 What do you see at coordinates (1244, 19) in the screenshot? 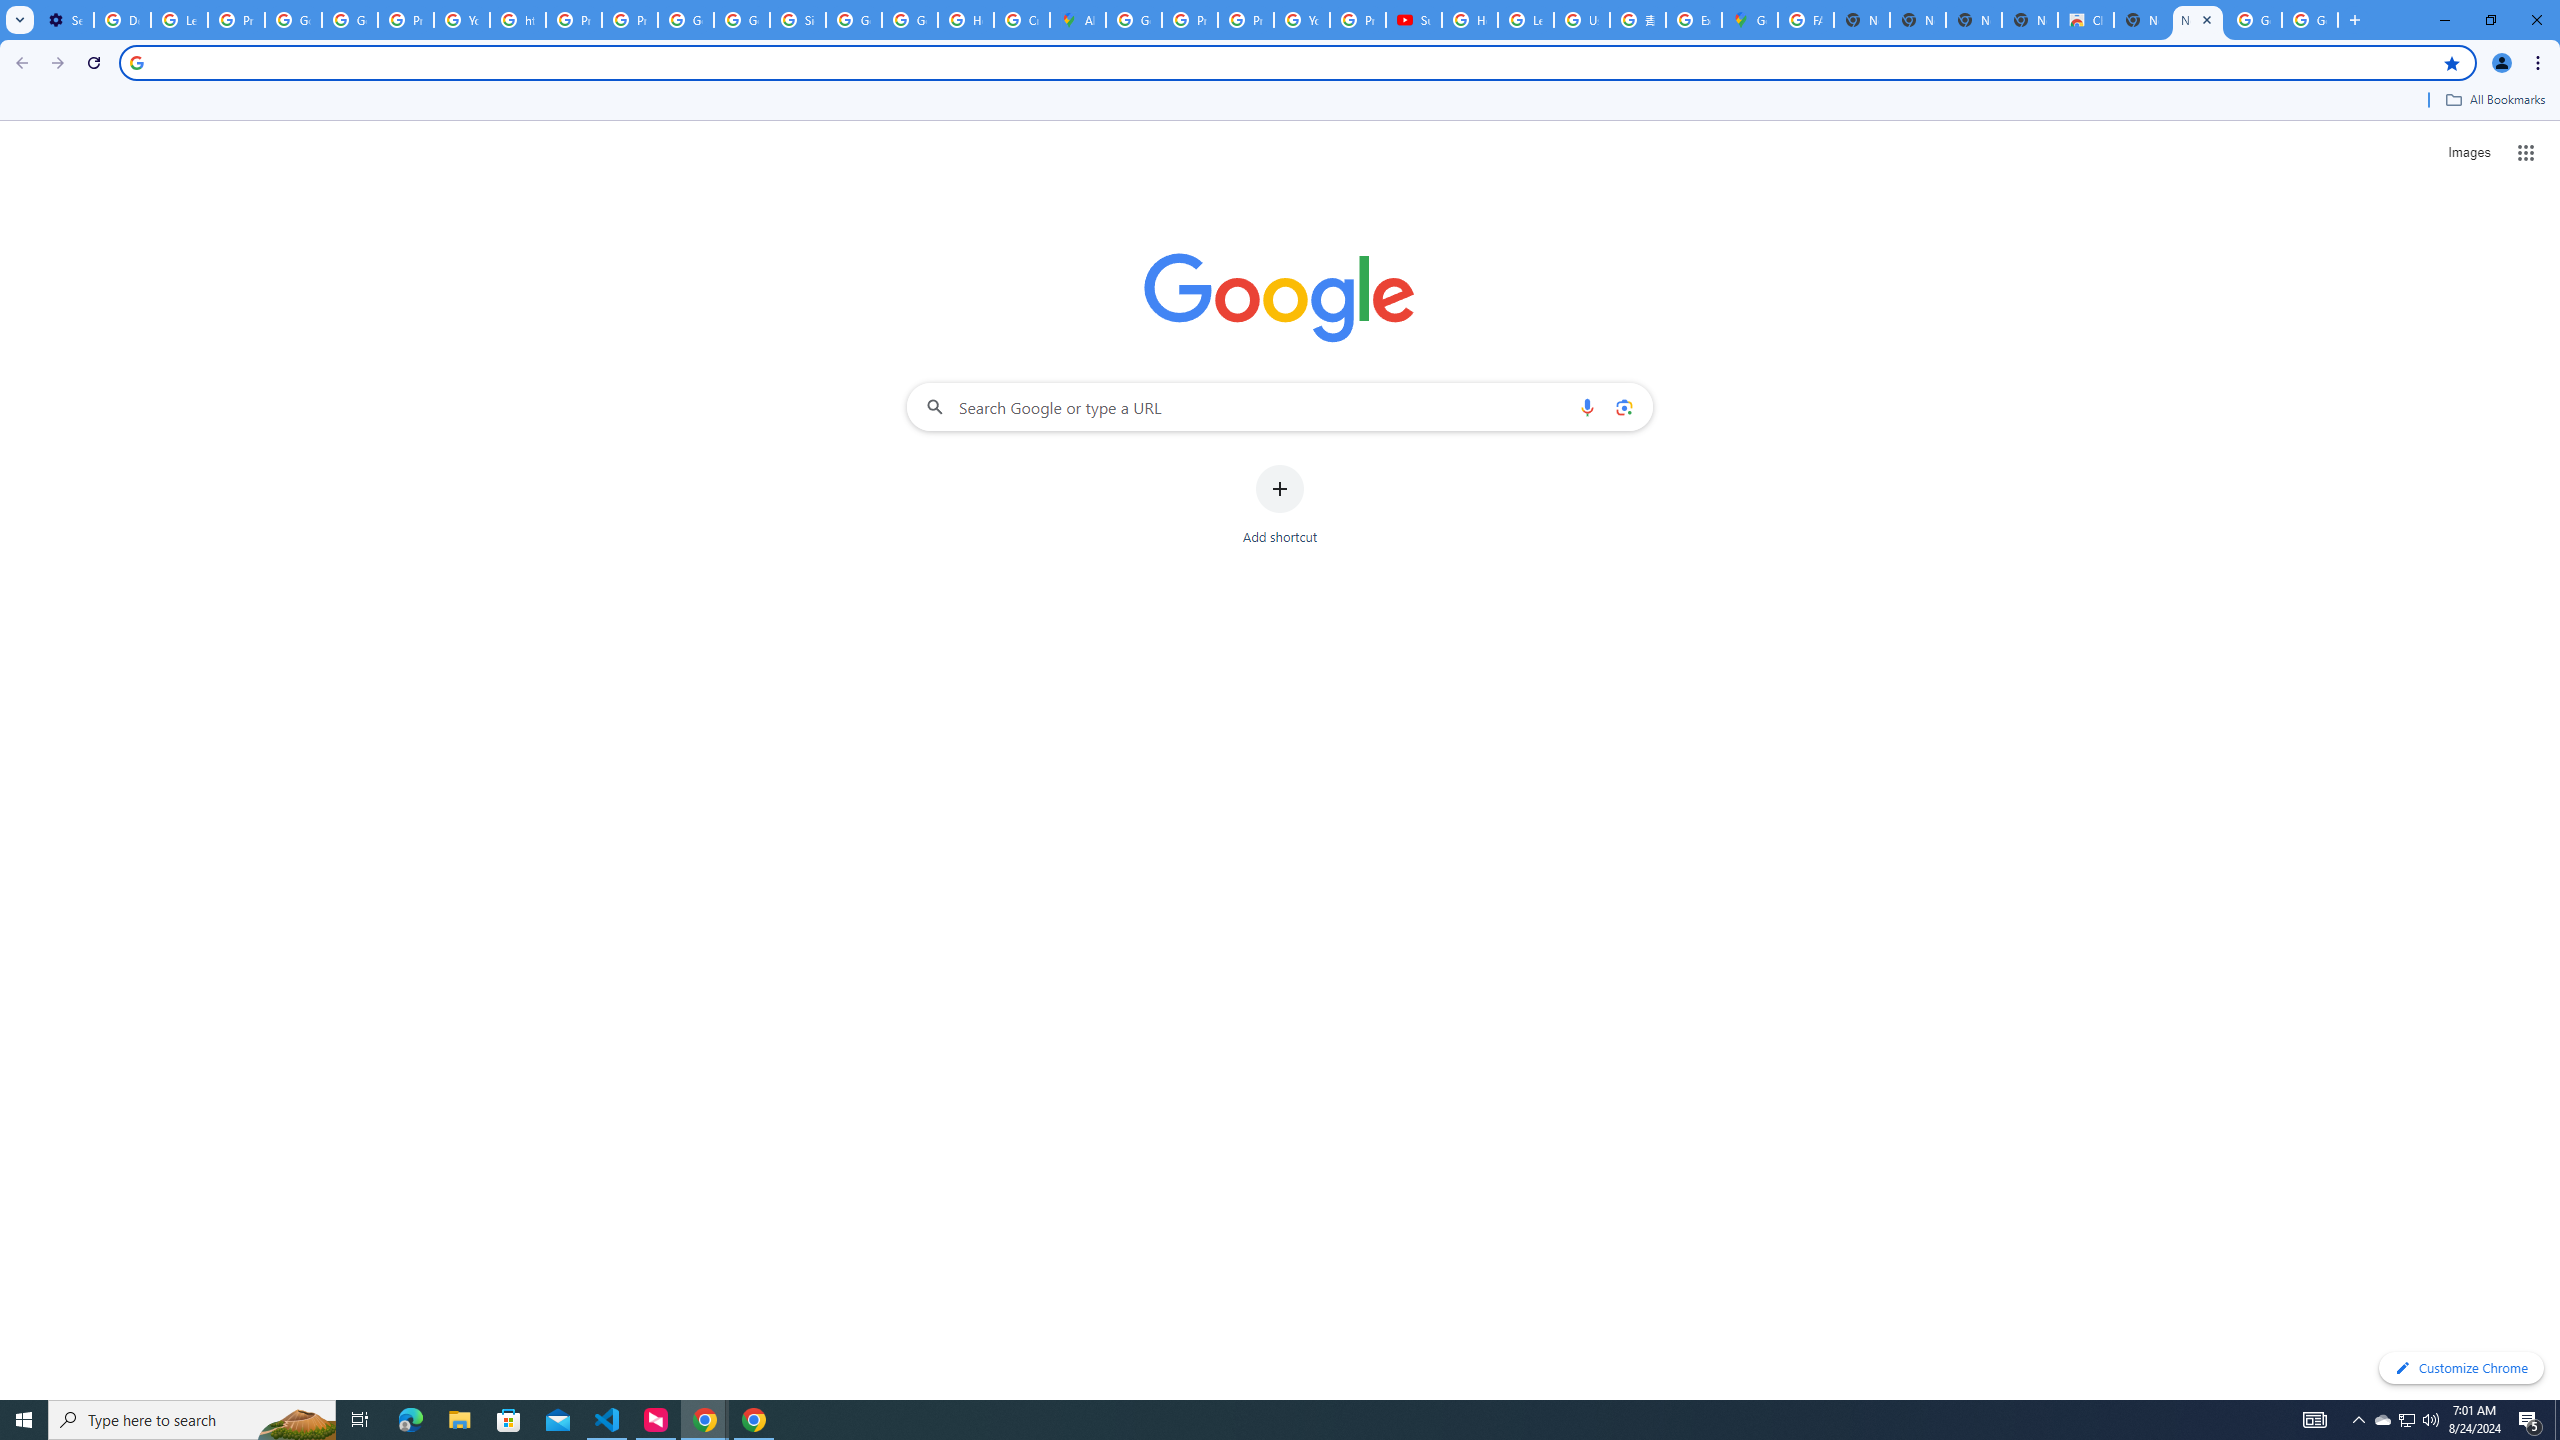
I see `'Privacy Help Center - Policies Help'` at bounding box center [1244, 19].